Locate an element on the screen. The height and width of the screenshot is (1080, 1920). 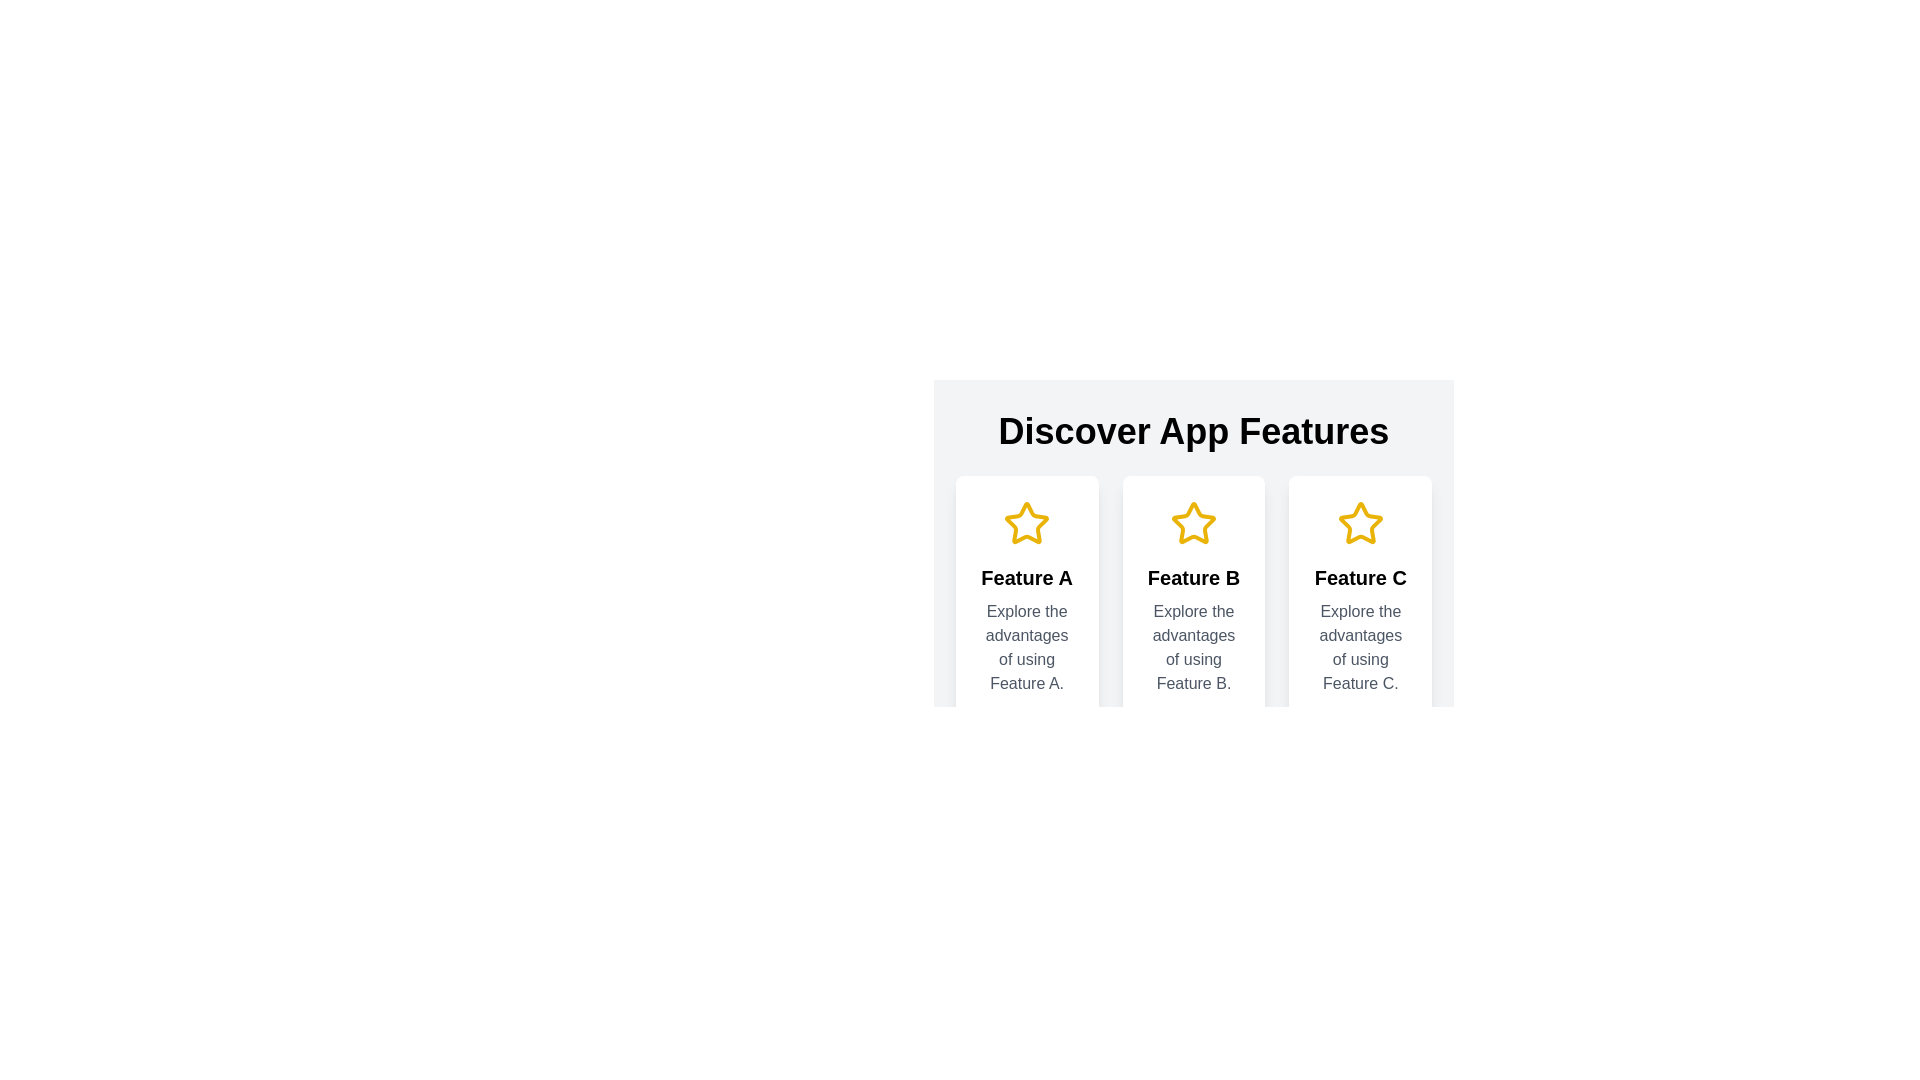
the text label element that reads 'Explore the advantages of using Feature B.' located below the title 'Feature B' in the middle column of a three-column layout is located at coordinates (1194, 648).